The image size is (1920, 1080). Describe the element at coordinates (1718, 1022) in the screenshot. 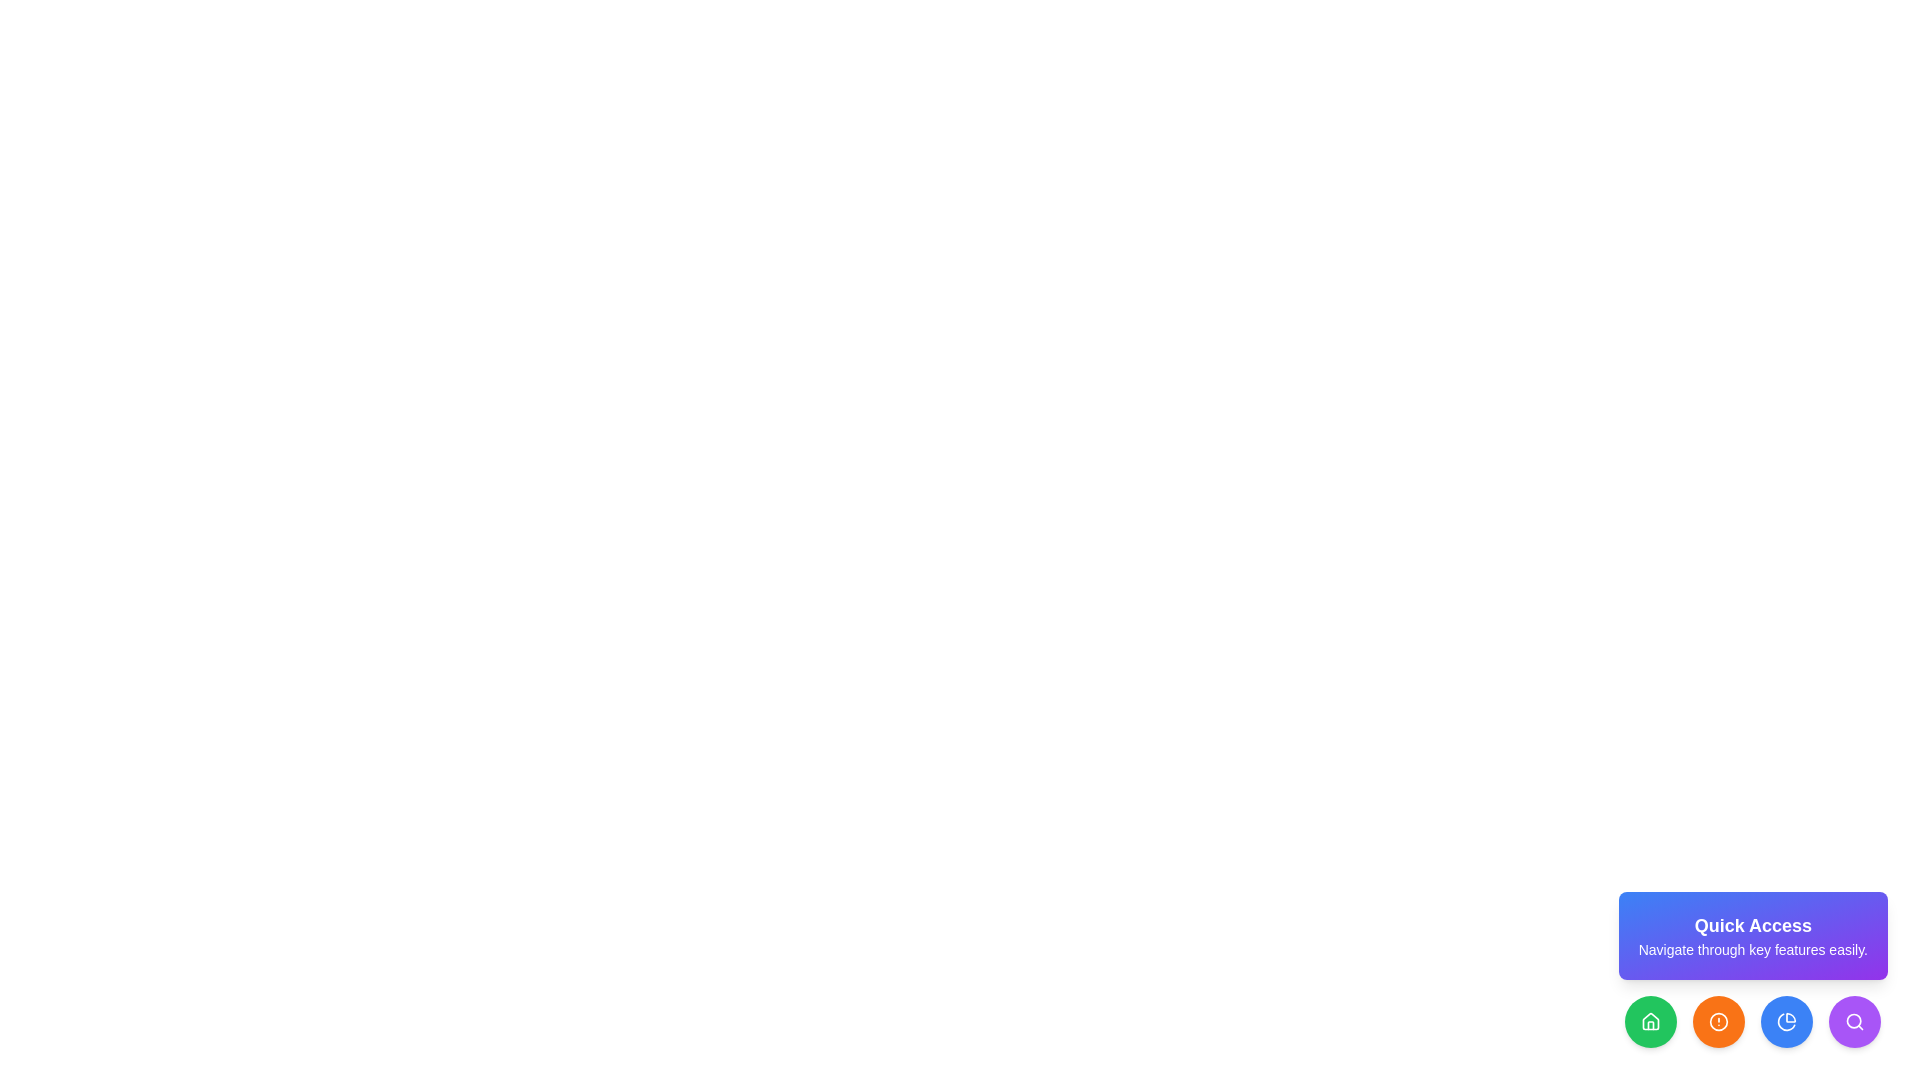

I see `the warning indicator icon, which is styled as a circular button with an orange background, located` at that location.